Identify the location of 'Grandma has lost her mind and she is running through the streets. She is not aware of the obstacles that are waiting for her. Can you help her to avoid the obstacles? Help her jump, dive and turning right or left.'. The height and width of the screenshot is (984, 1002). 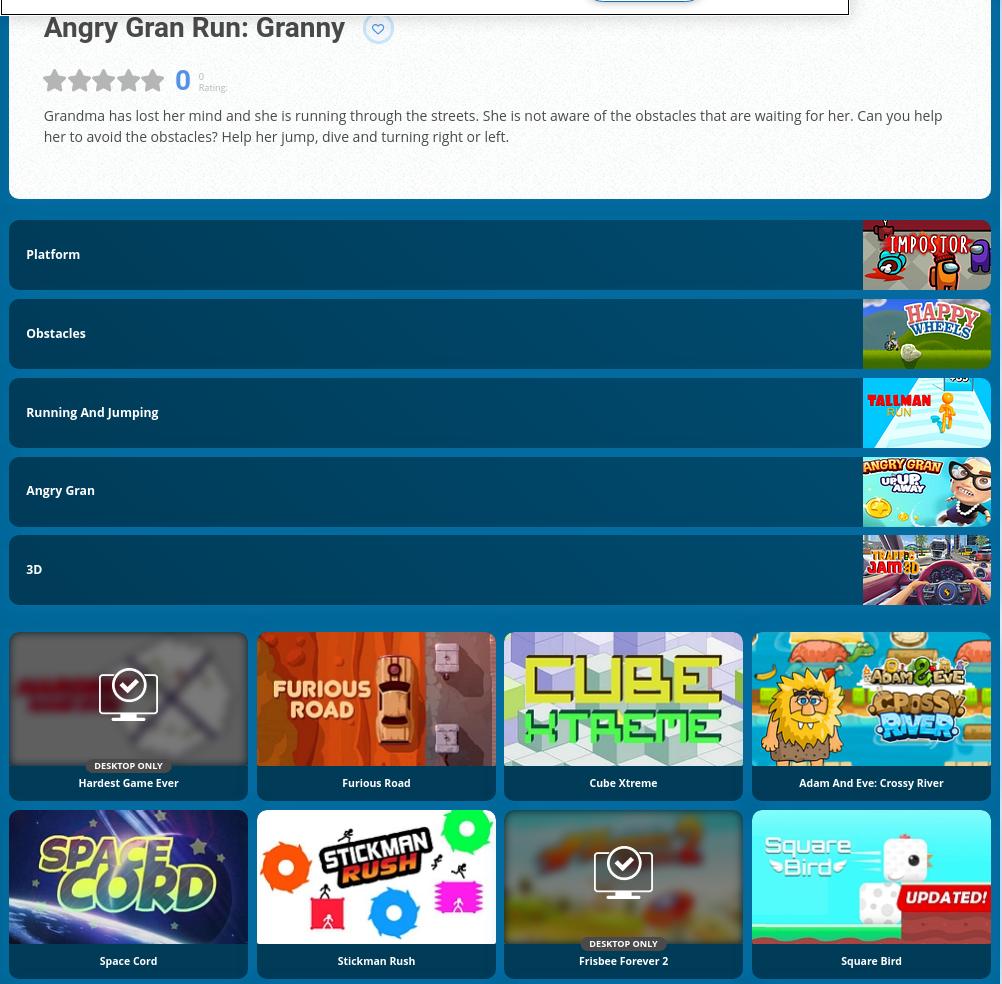
(491, 124).